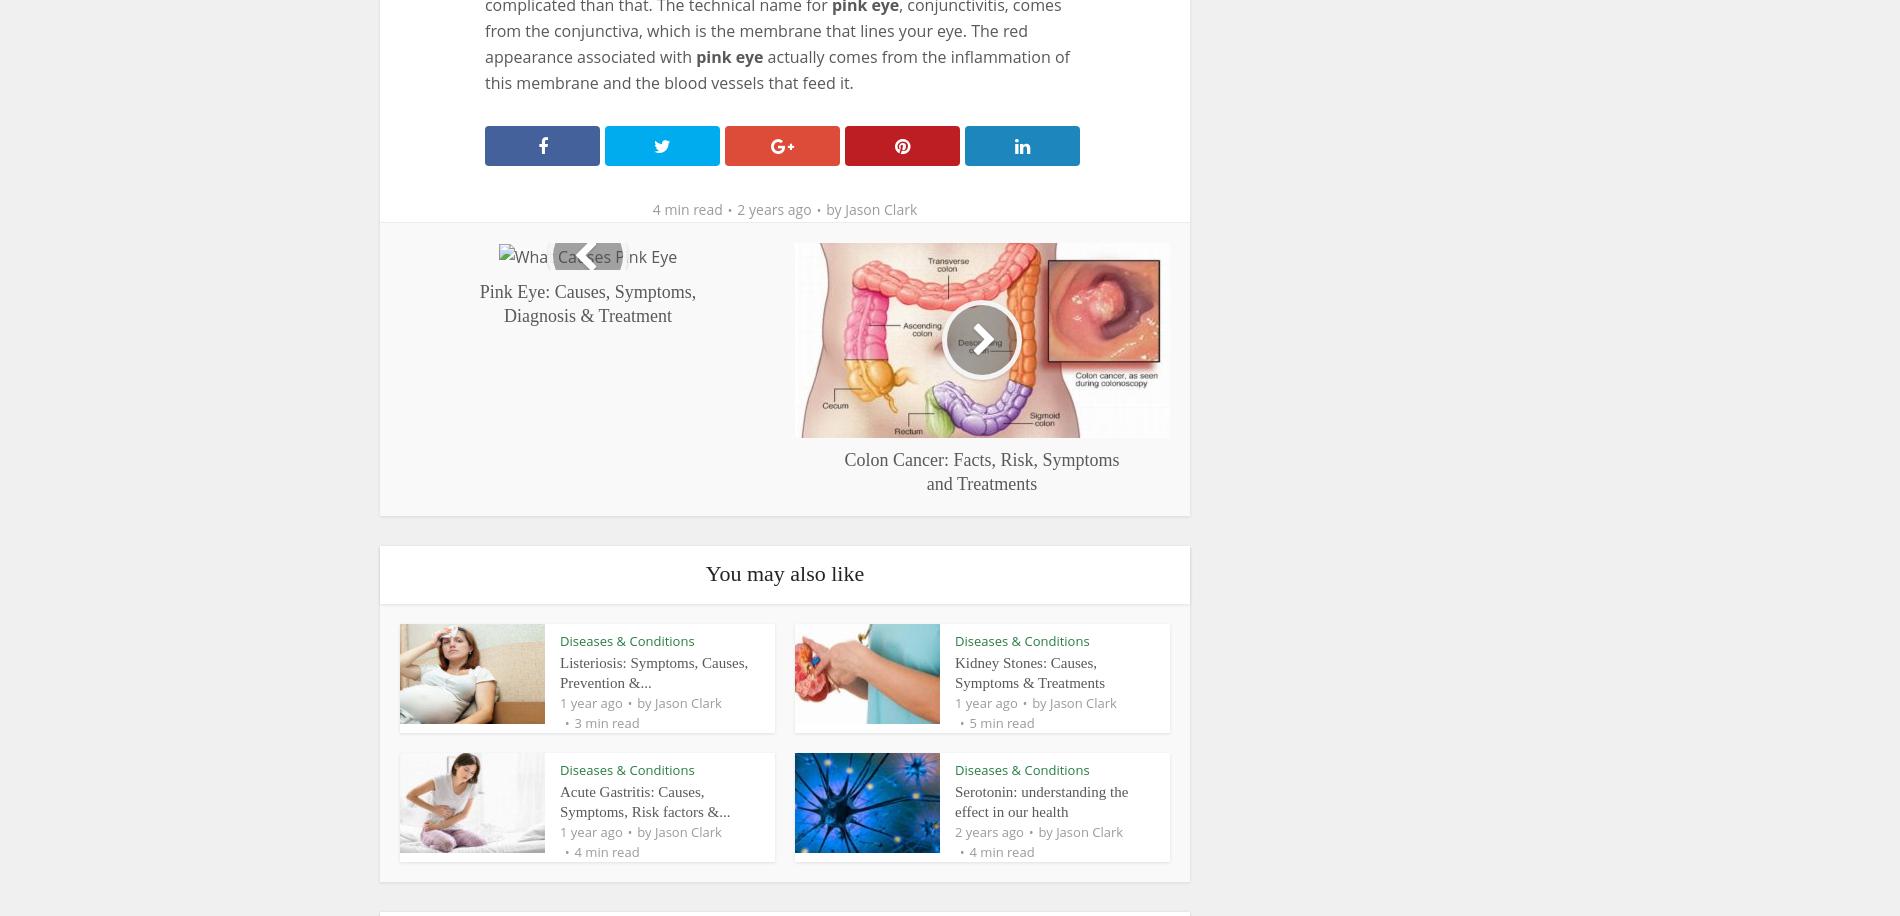  I want to click on 'Listeriosis: Symptoms, Causes, Prevention &...', so click(559, 670).